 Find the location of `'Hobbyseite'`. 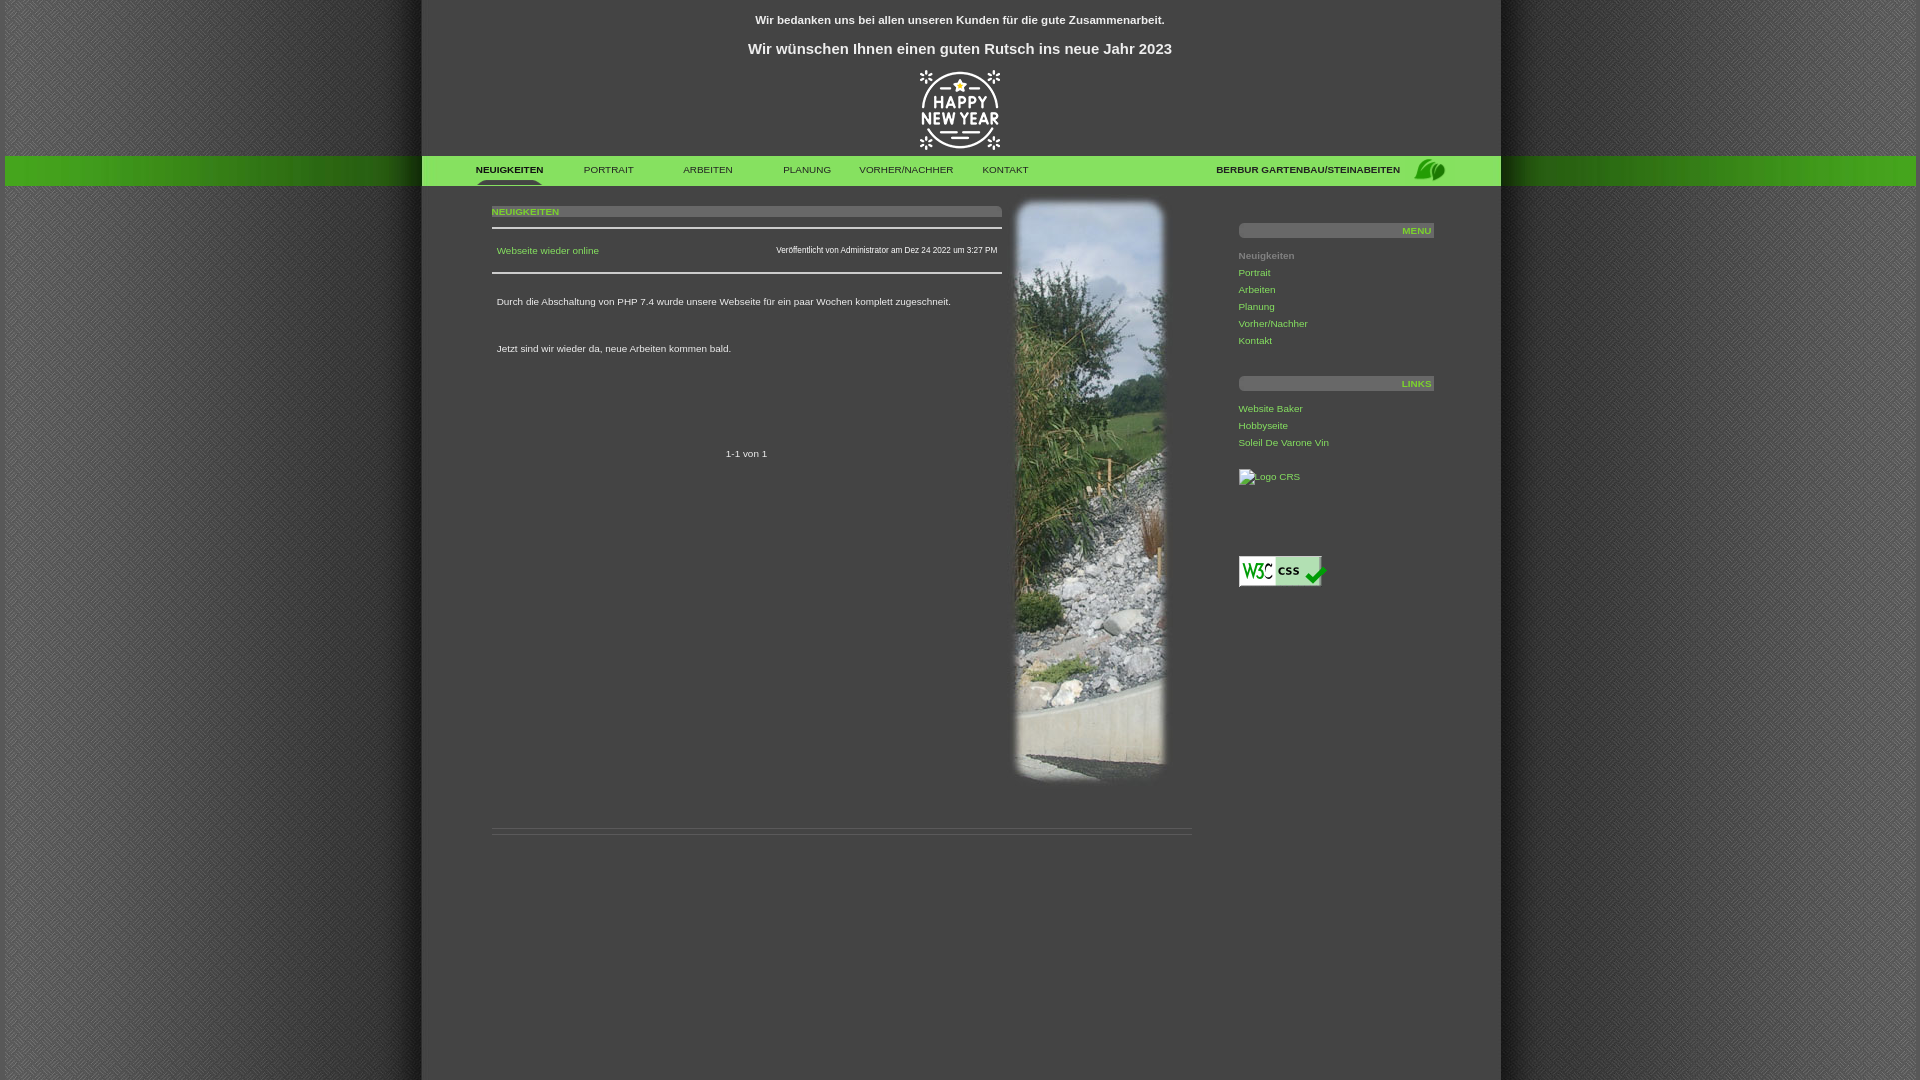

'Hobbyseite' is located at coordinates (1261, 424).